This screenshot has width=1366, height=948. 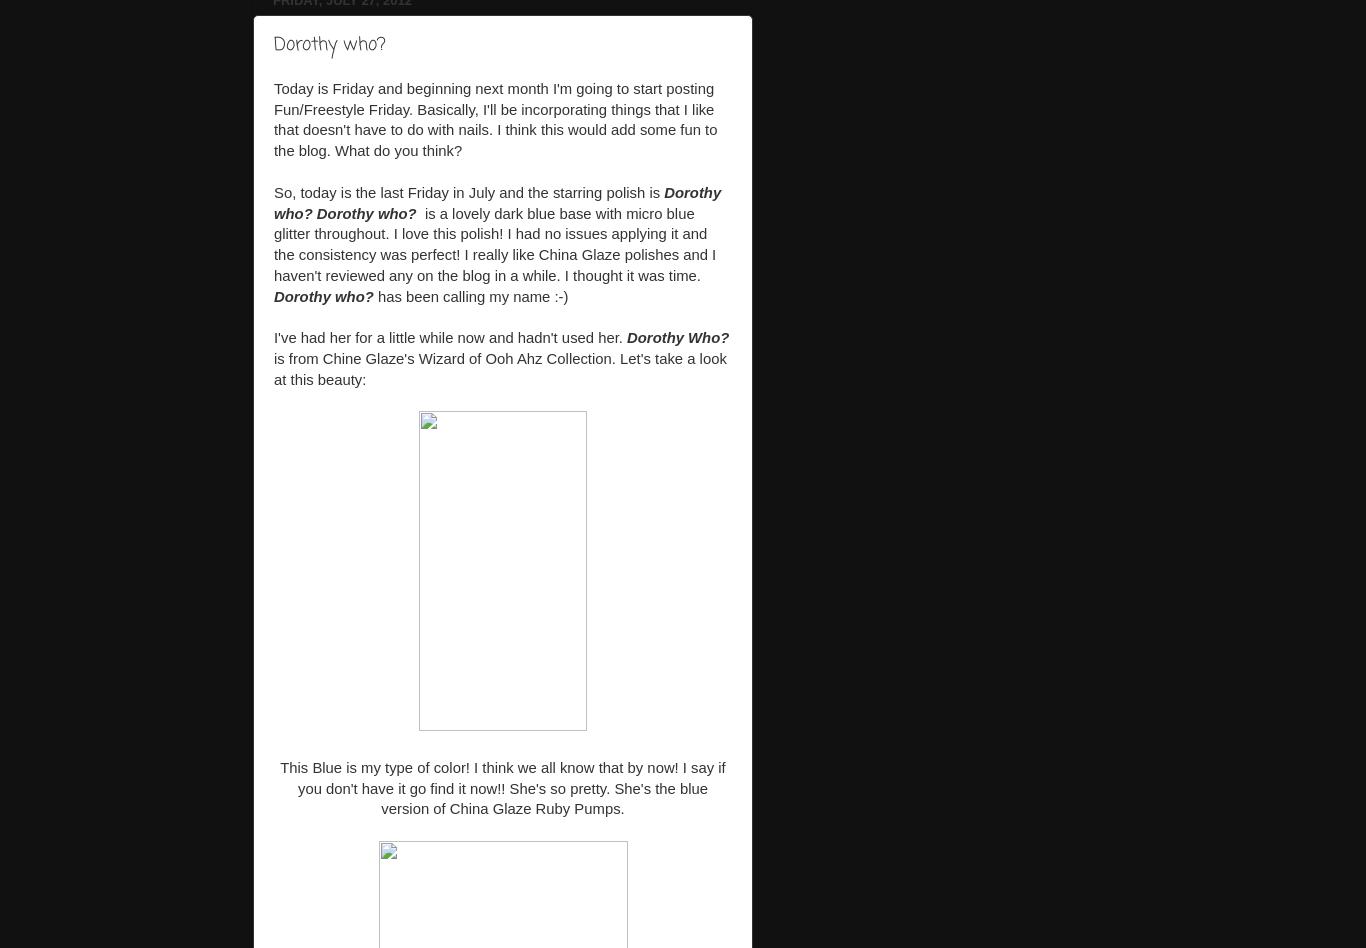 What do you see at coordinates (274, 367) in the screenshot?
I see `'Let's take a look at this beauty:'` at bounding box center [274, 367].